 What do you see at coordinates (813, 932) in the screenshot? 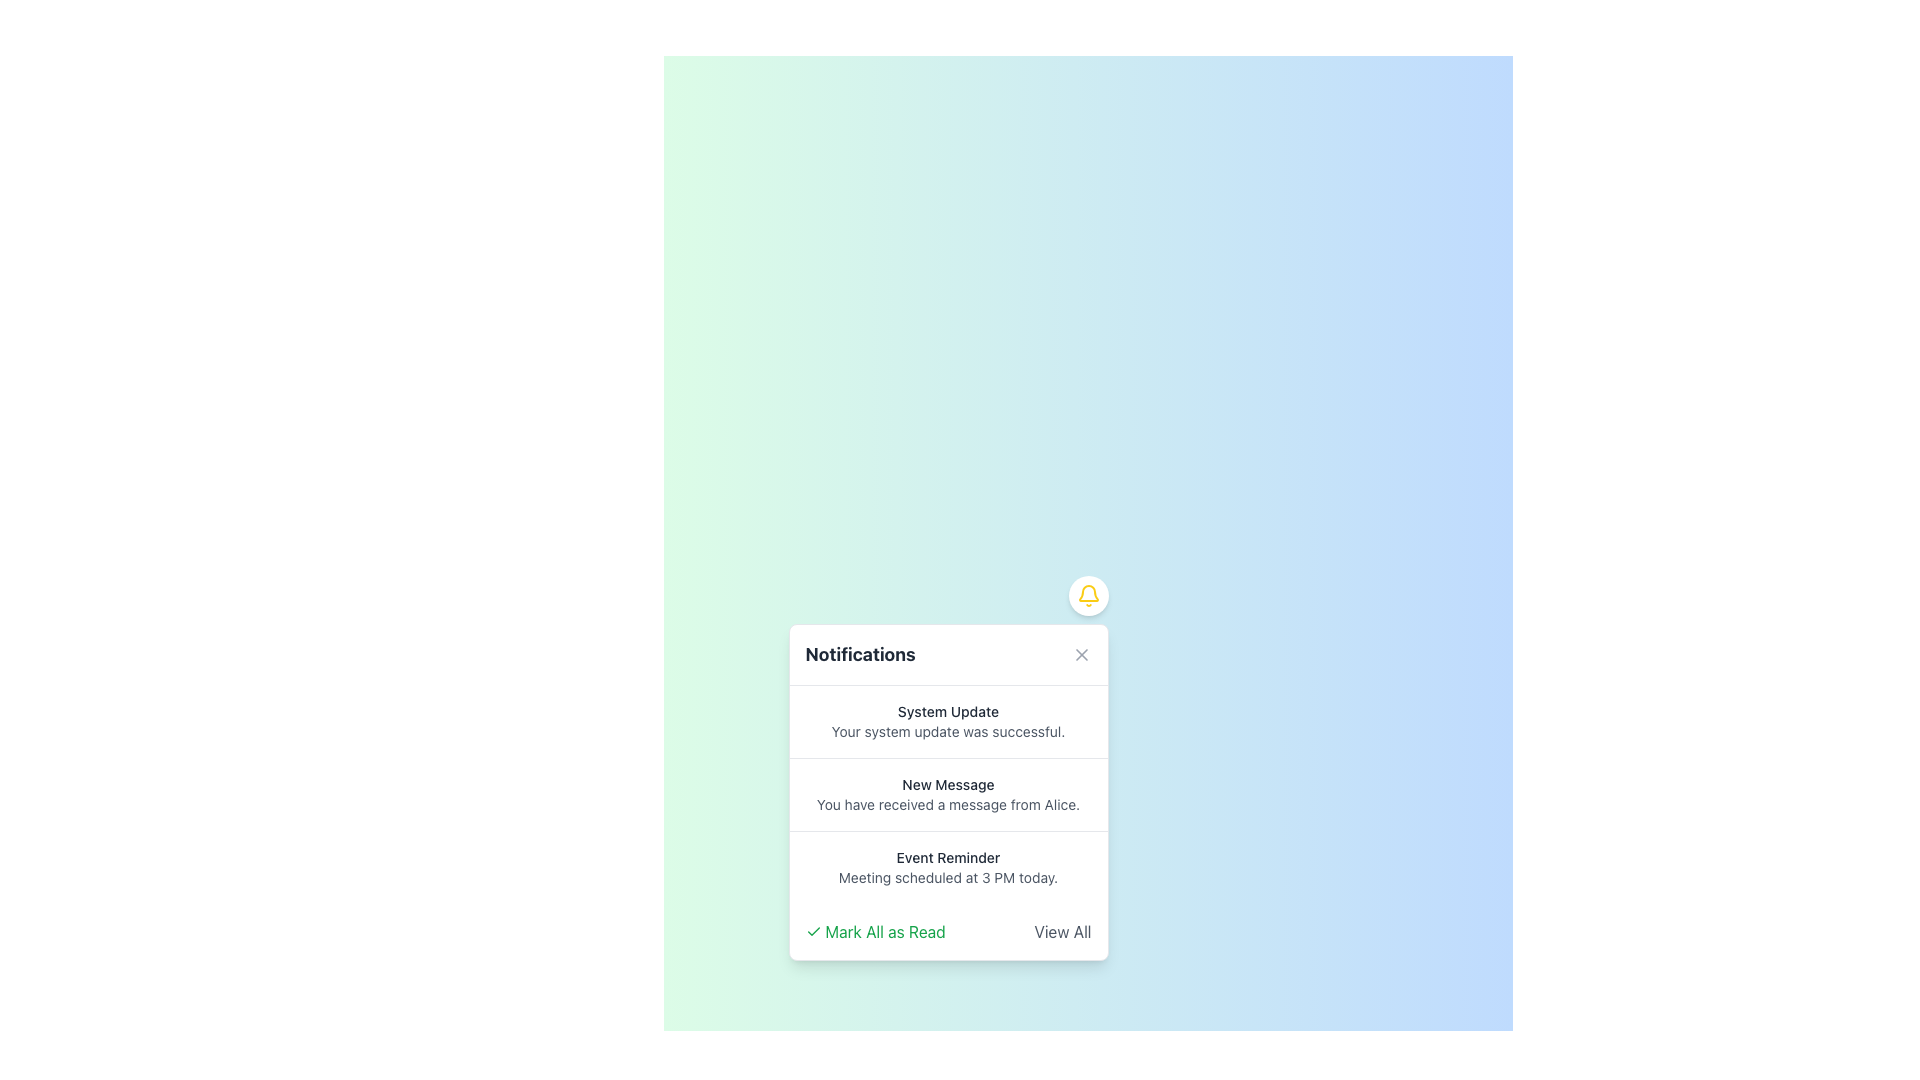
I see `the green checkmark icon located on the left side of the 'Mark All as Read' button` at bounding box center [813, 932].